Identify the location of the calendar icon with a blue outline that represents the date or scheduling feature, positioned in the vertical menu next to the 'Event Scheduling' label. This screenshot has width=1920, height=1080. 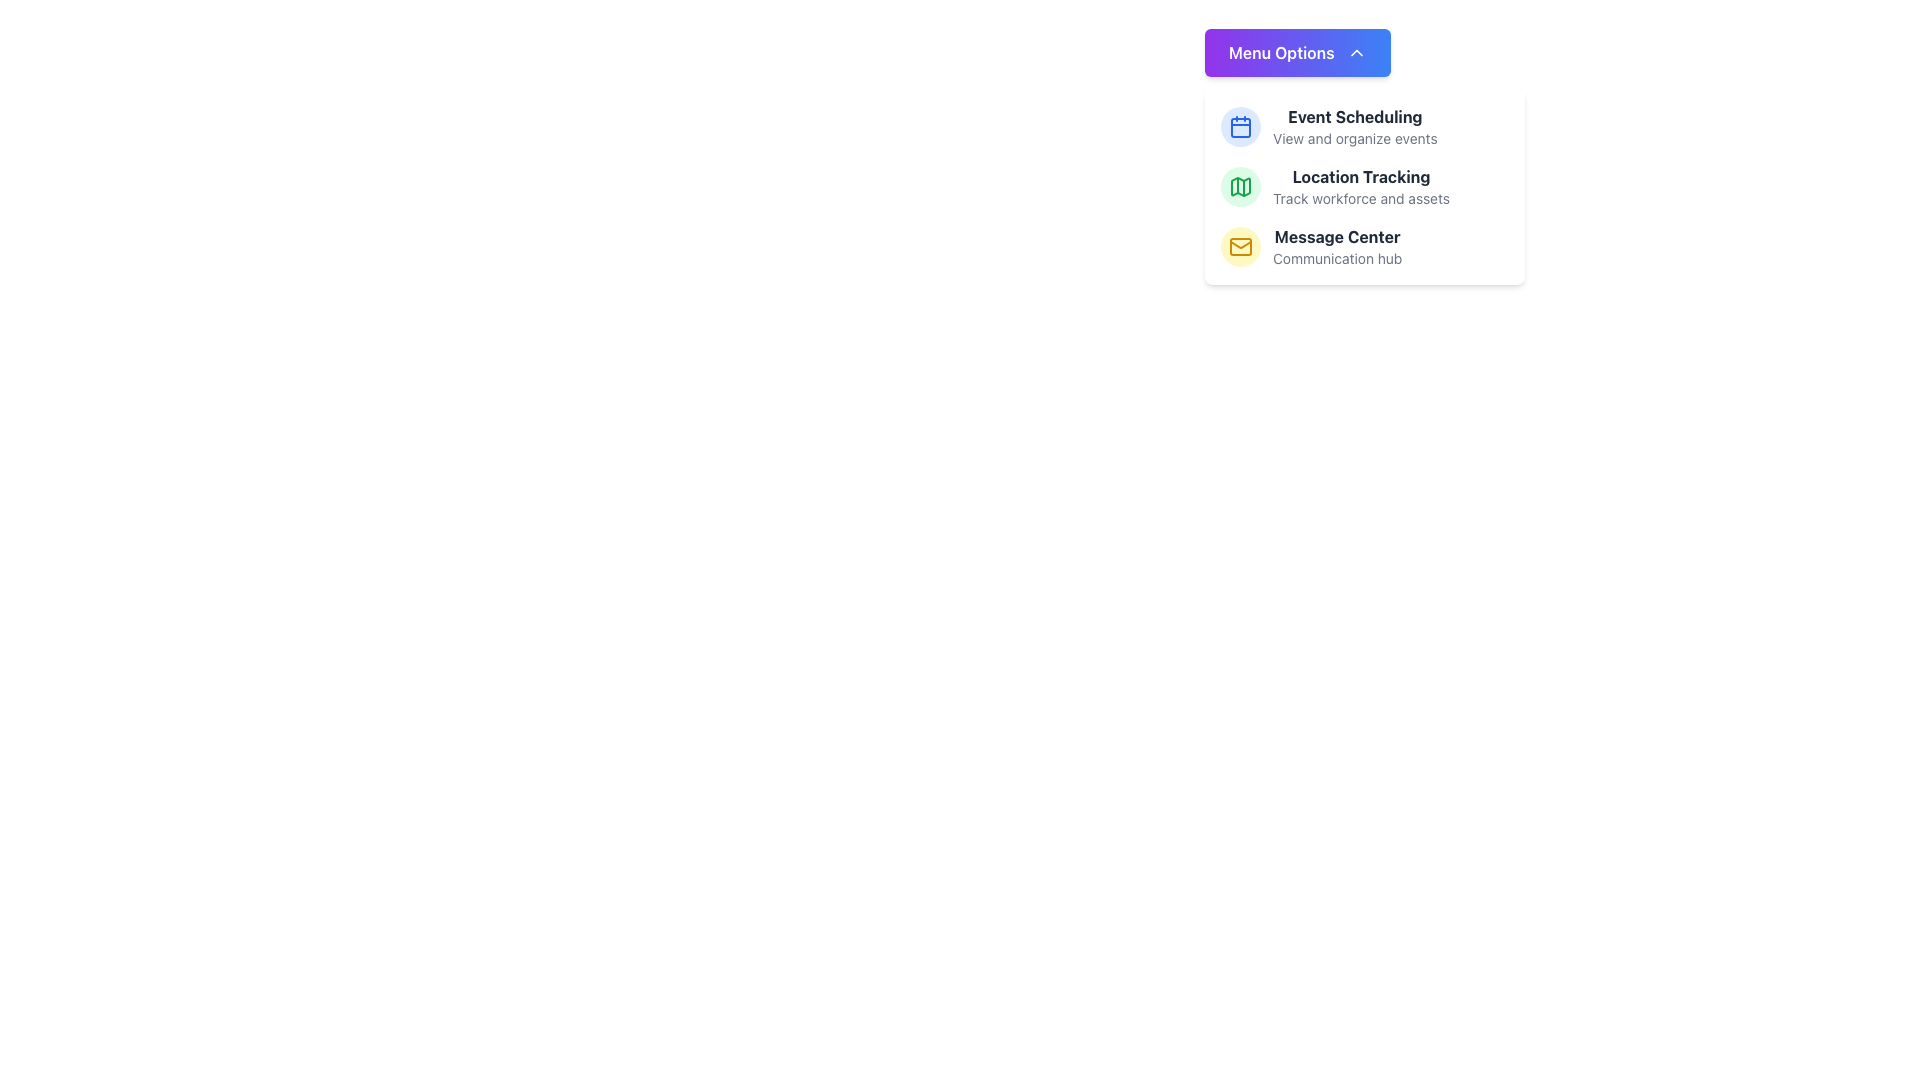
(1240, 127).